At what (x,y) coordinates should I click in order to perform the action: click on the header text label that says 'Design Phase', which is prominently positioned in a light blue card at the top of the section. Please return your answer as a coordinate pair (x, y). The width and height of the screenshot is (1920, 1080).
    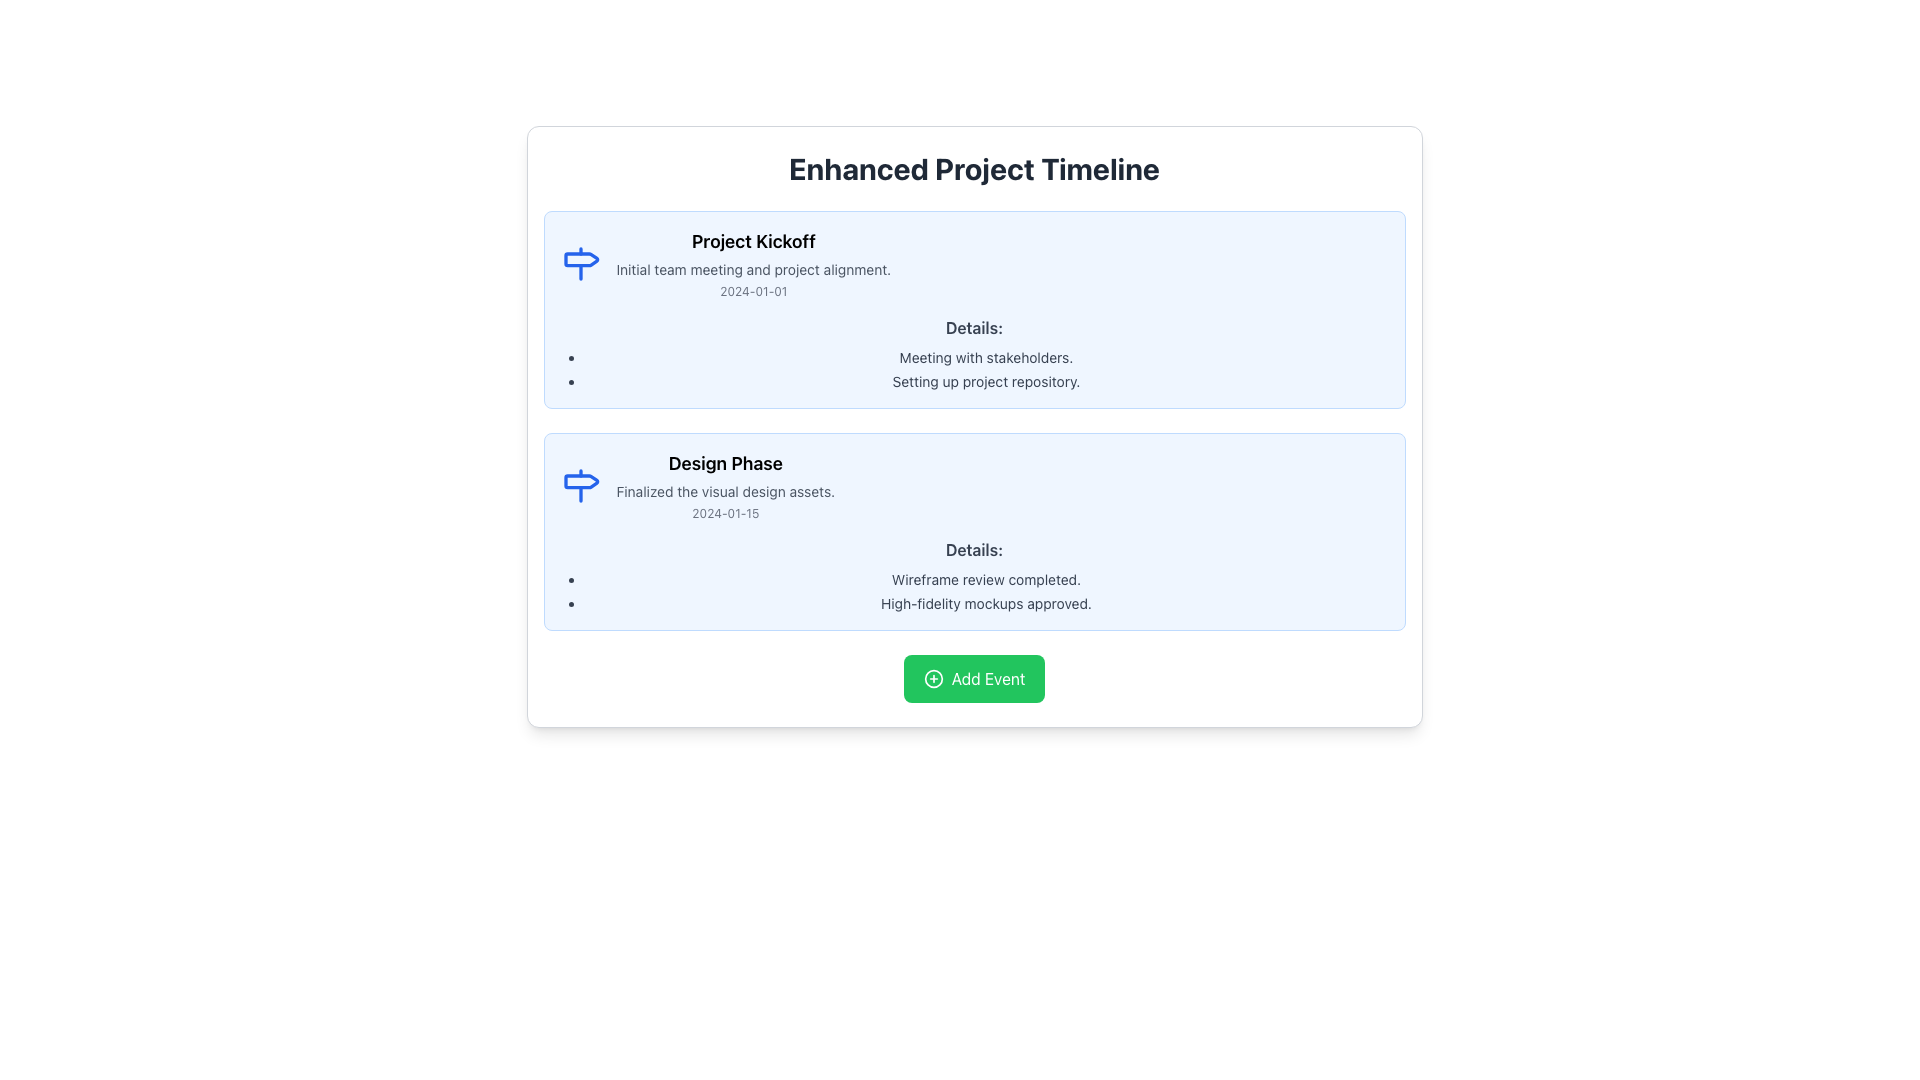
    Looking at the image, I should click on (724, 463).